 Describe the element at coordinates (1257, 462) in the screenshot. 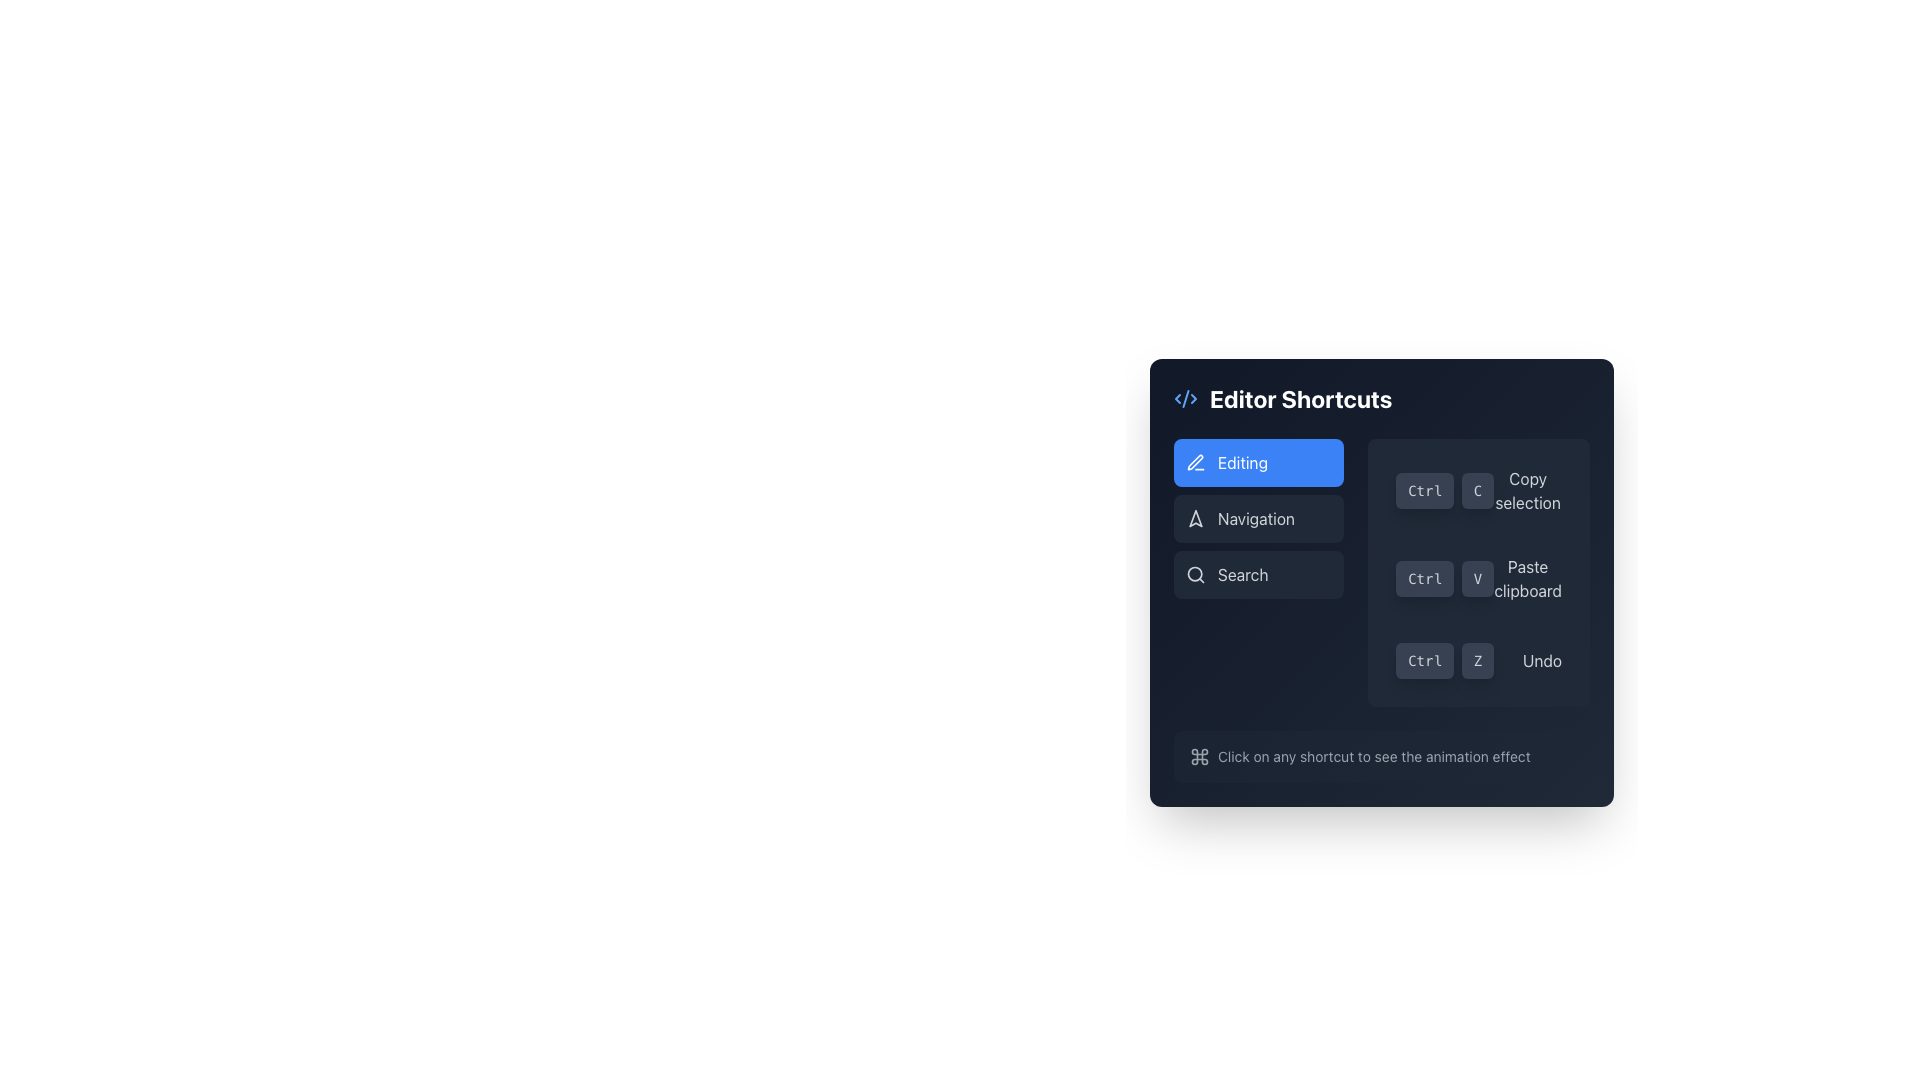

I see `the topmost button labeled 'Editing' with a light blue background and white text` at that location.